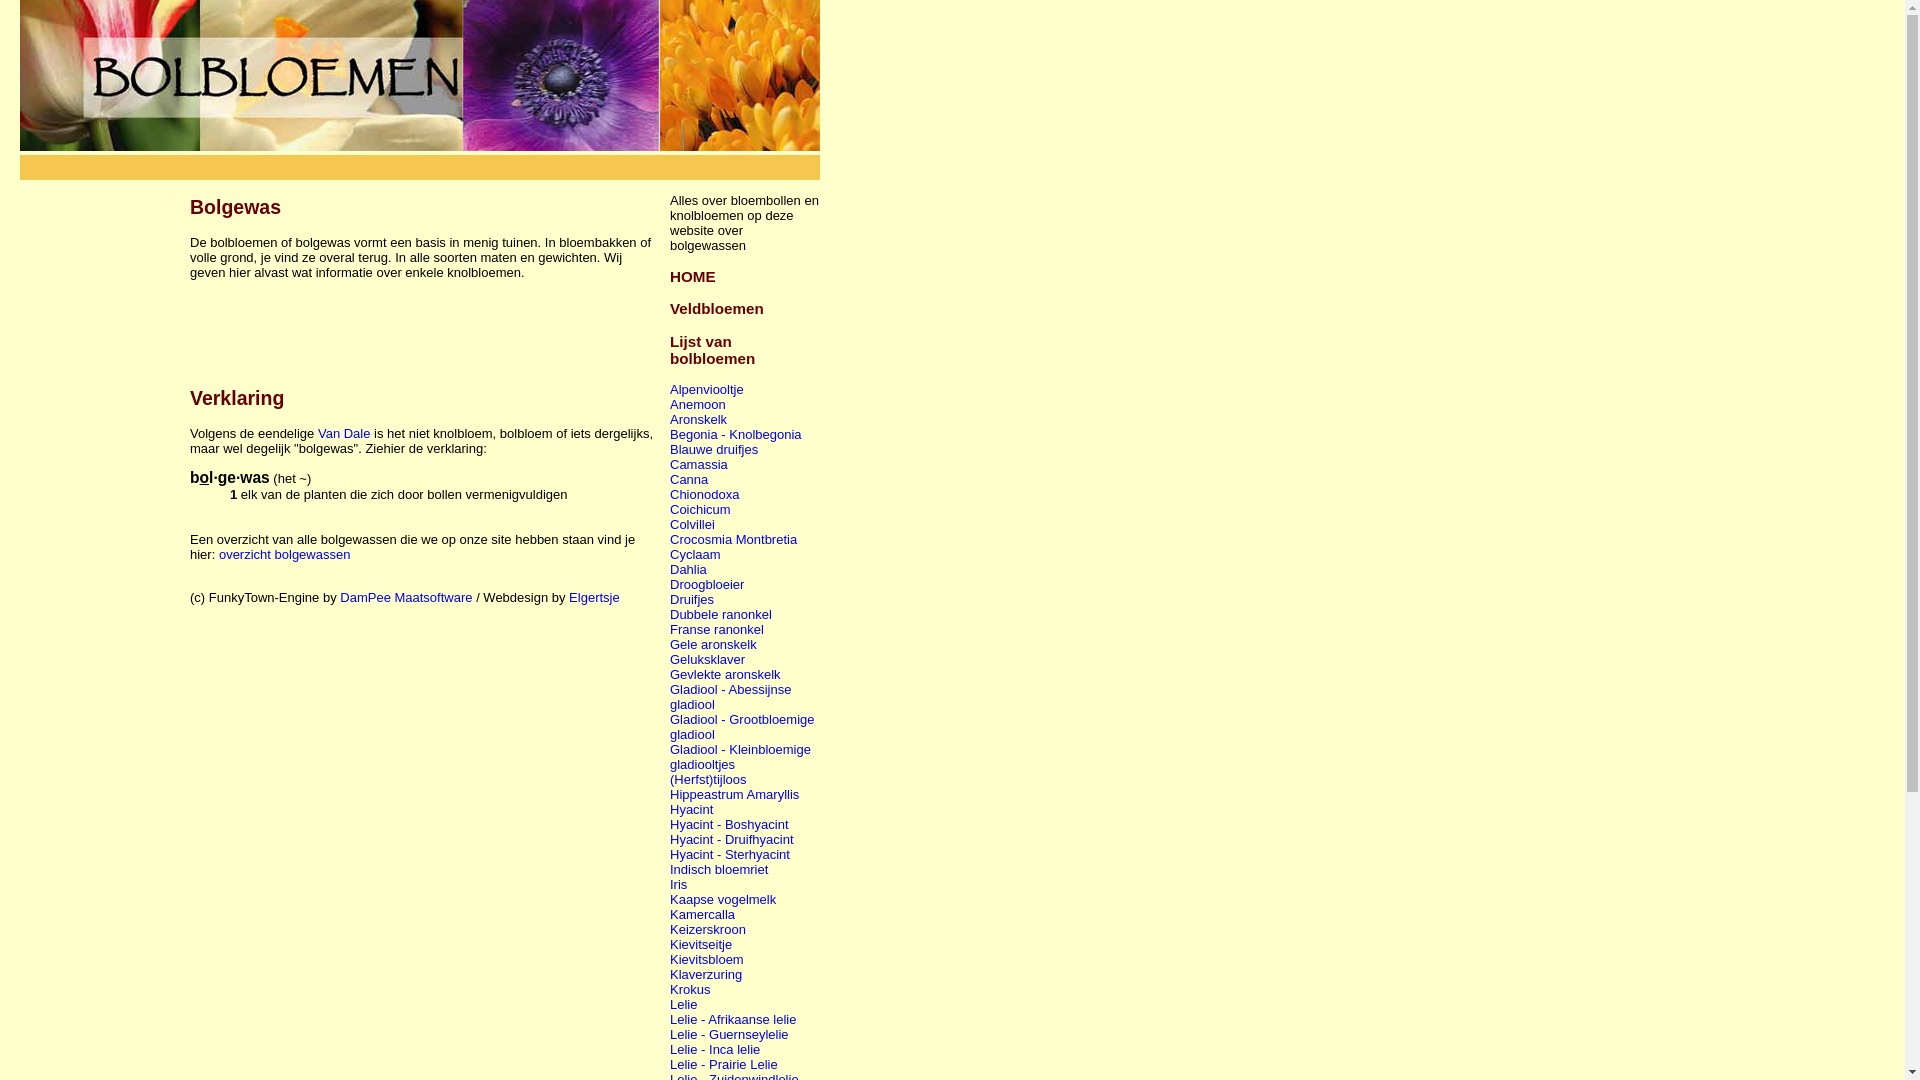 The height and width of the screenshot is (1080, 1920). What do you see at coordinates (724, 674) in the screenshot?
I see `'Gevlekte aronskelk'` at bounding box center [724, 674].